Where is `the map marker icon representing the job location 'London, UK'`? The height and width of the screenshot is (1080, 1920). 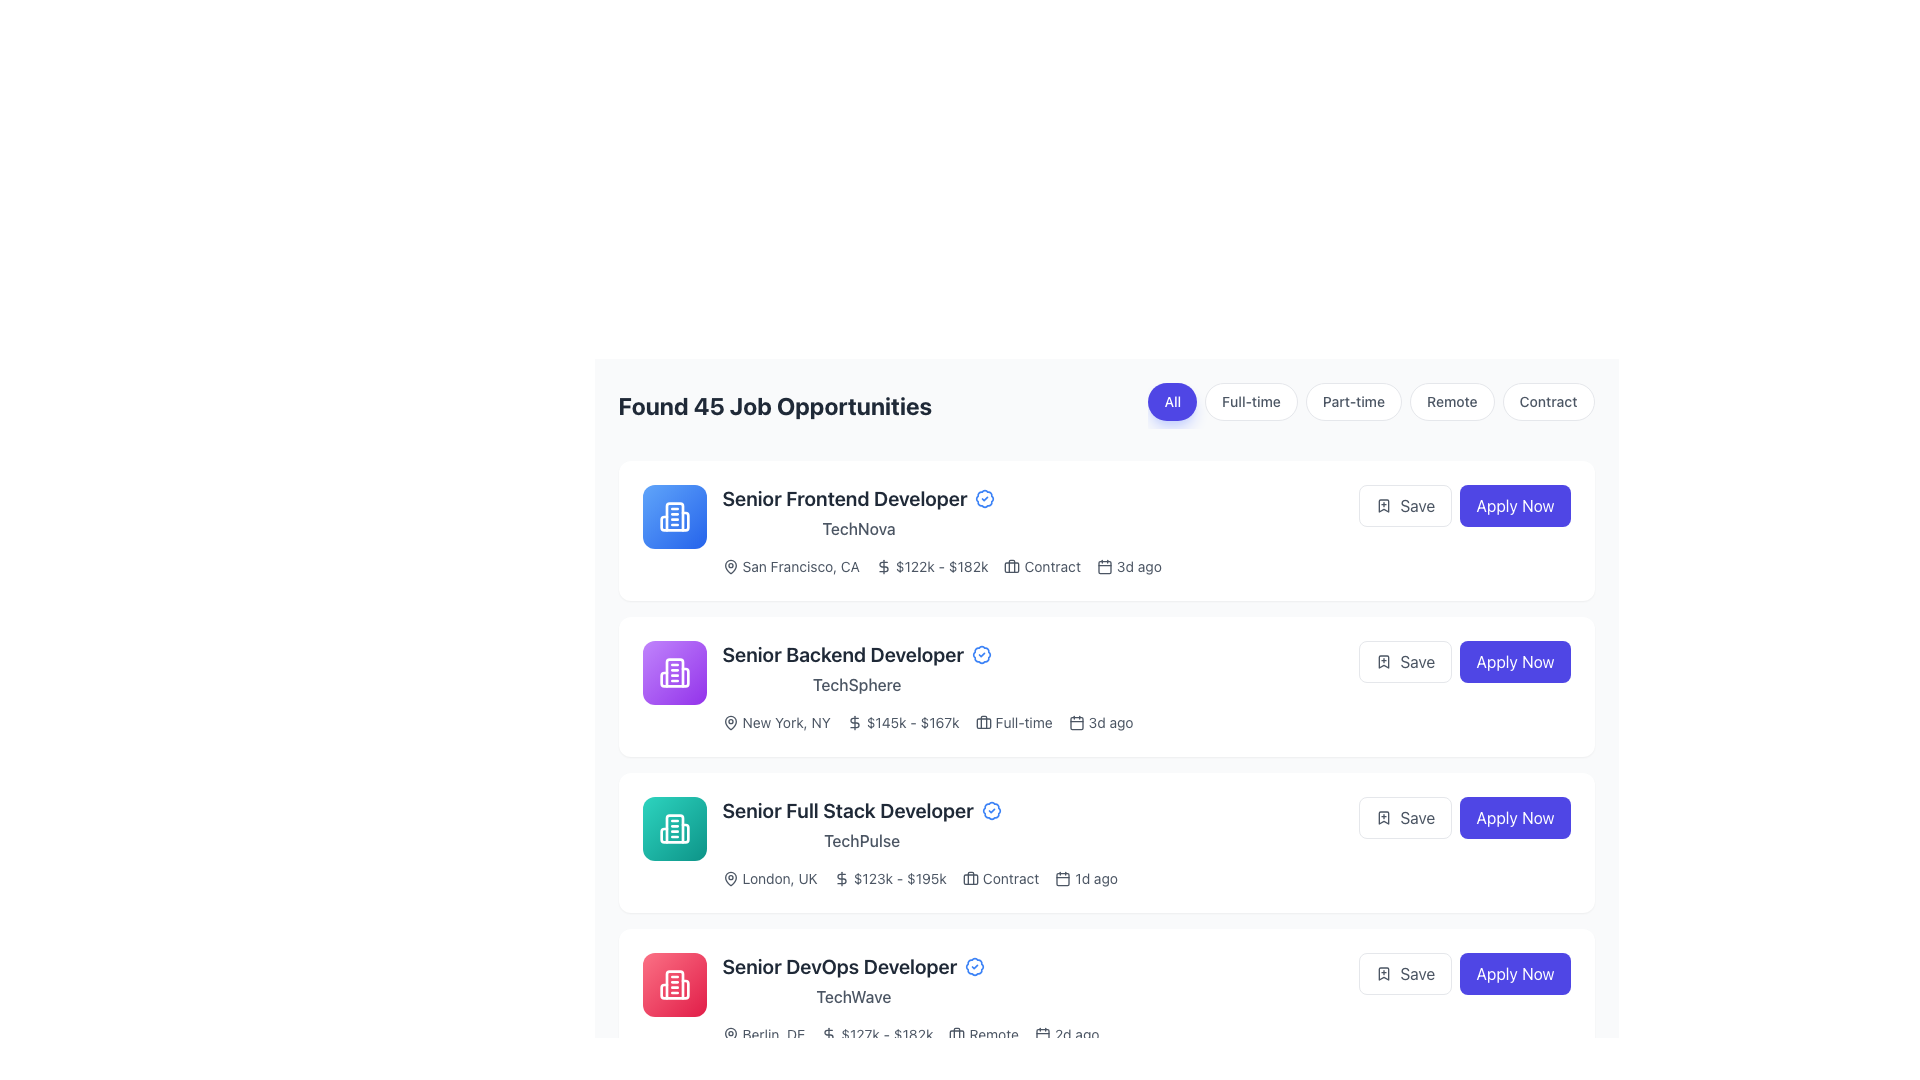 the map marker icon representing the job location 'London, UK' is located at coordinates (729, 878).